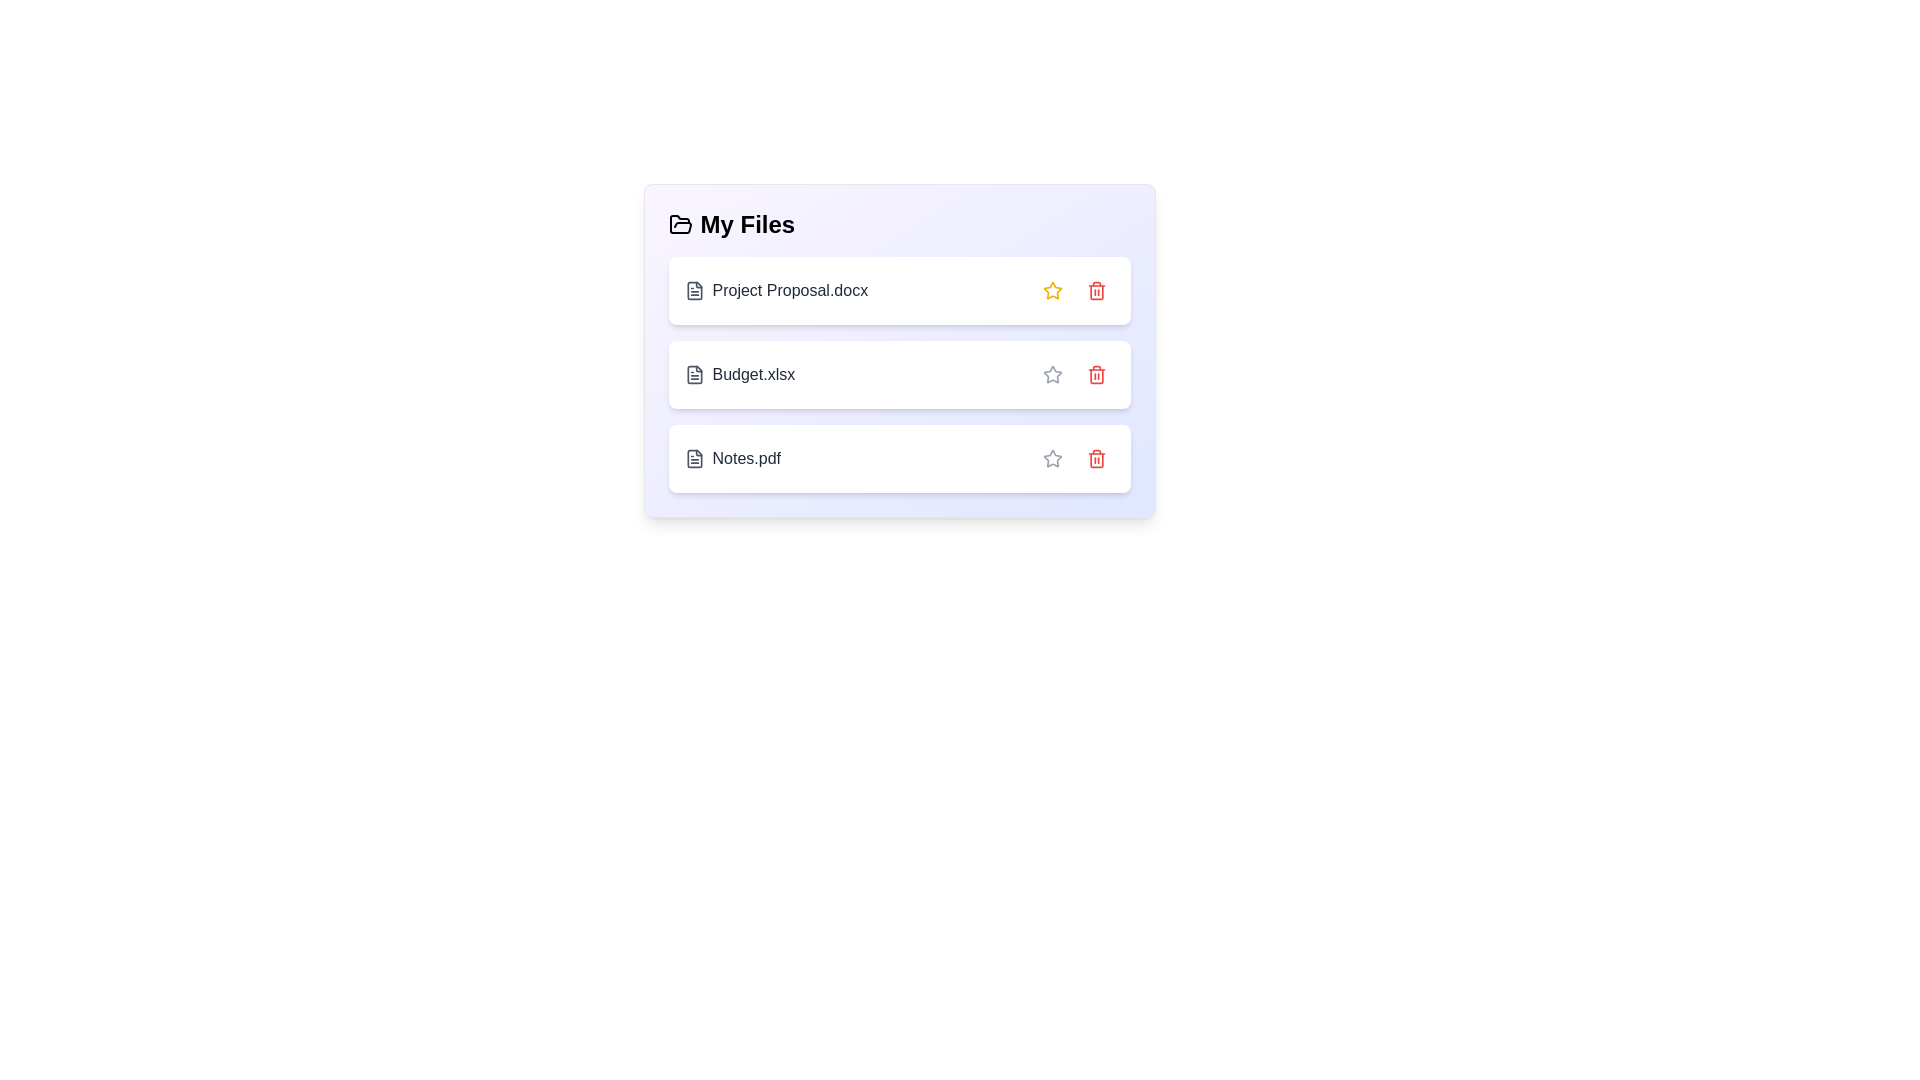 The width and height of the screenshot is (1920, 1080). I want to click on trash icon for the file Budget.xlsx to remove it from the list, so click(1095, 374).